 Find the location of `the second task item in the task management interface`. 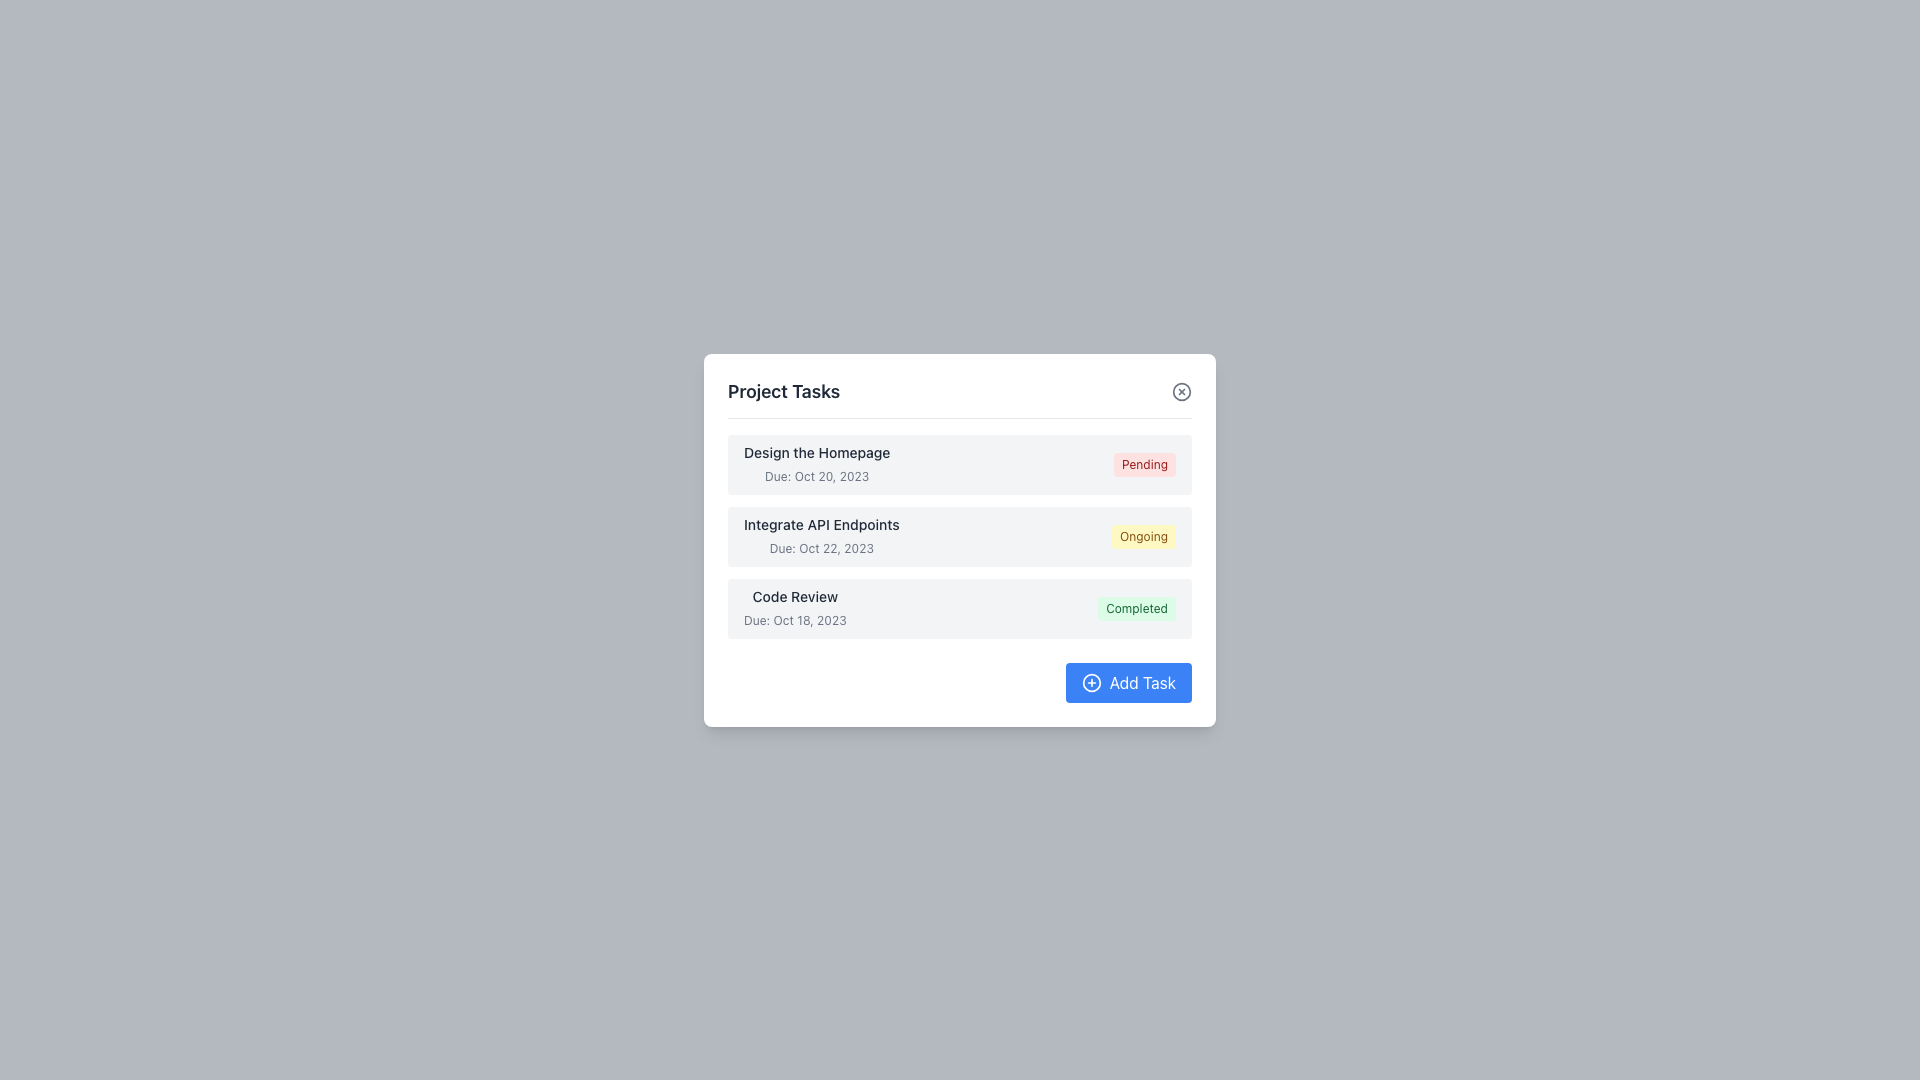

the second task item in the task management interface is located at coordinates (960, 535).